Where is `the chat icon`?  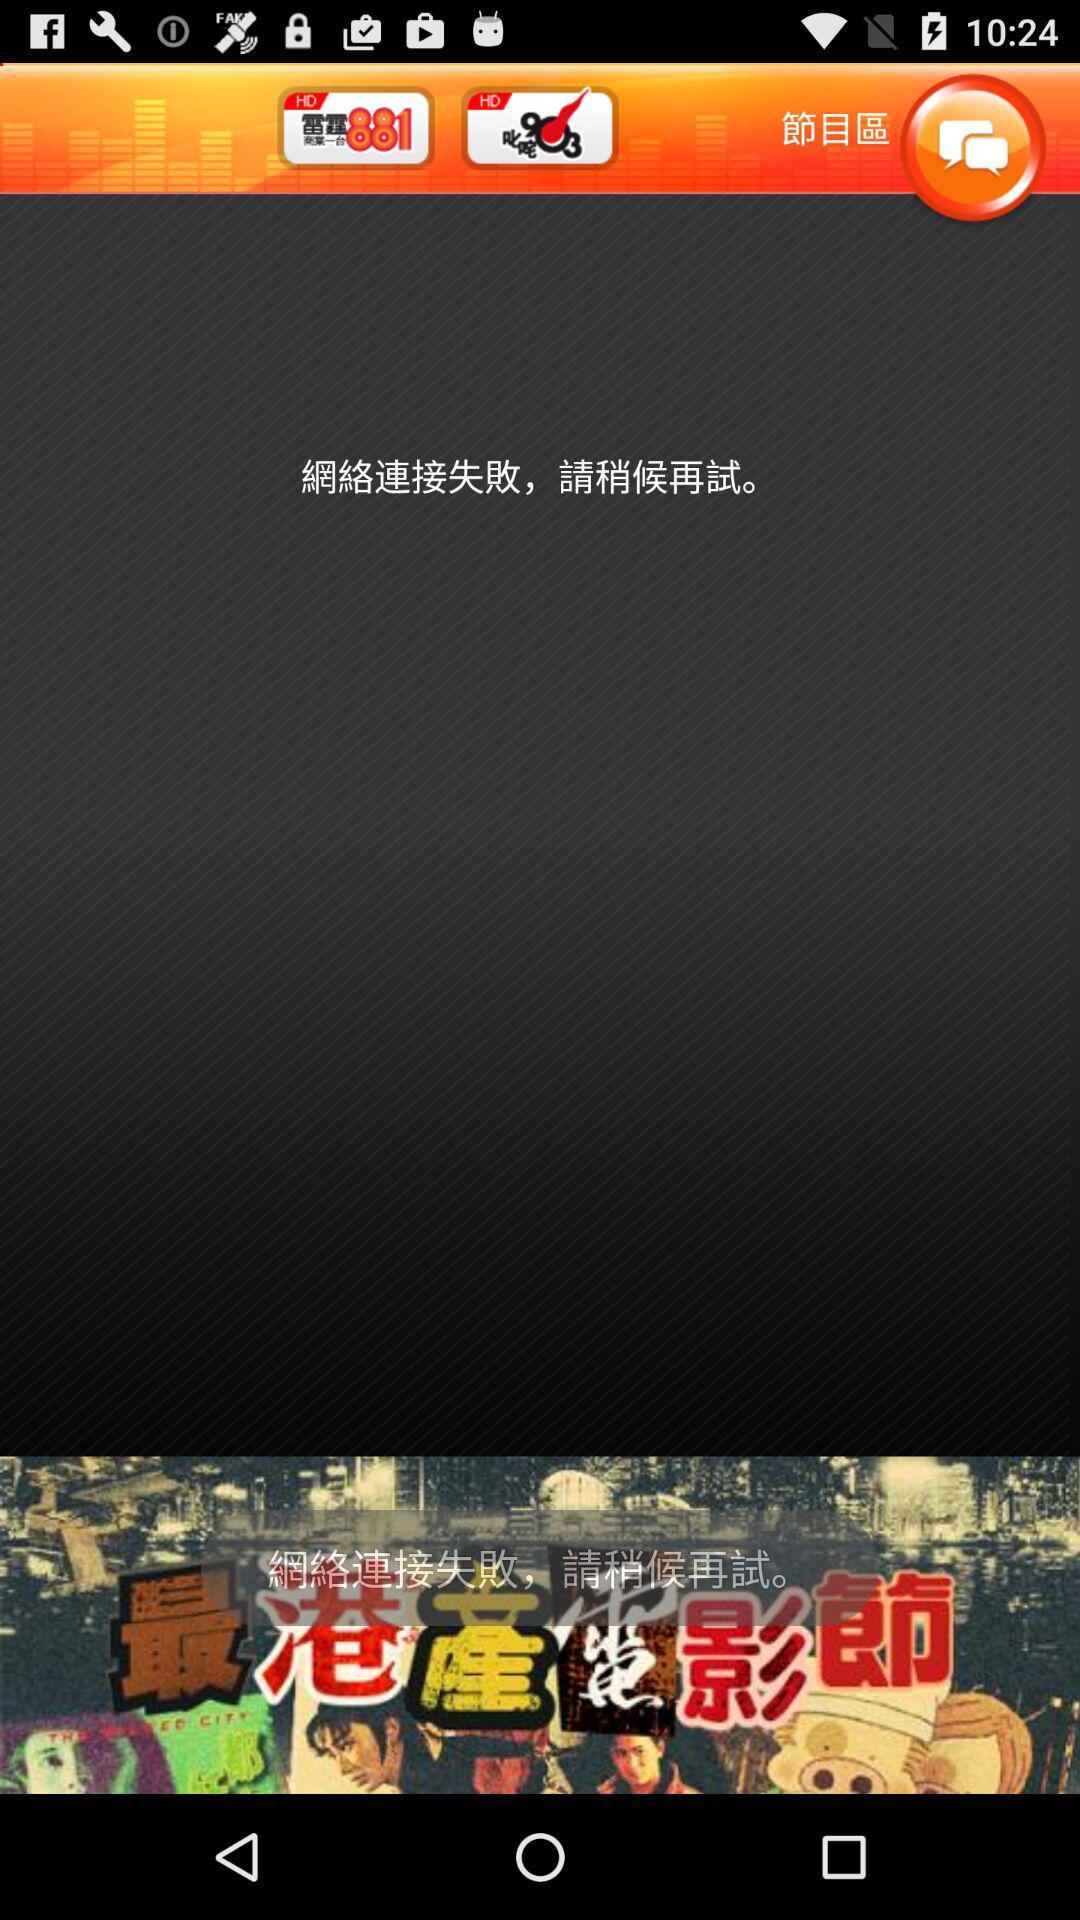 the chat icon is located at coordinates (971, 160).